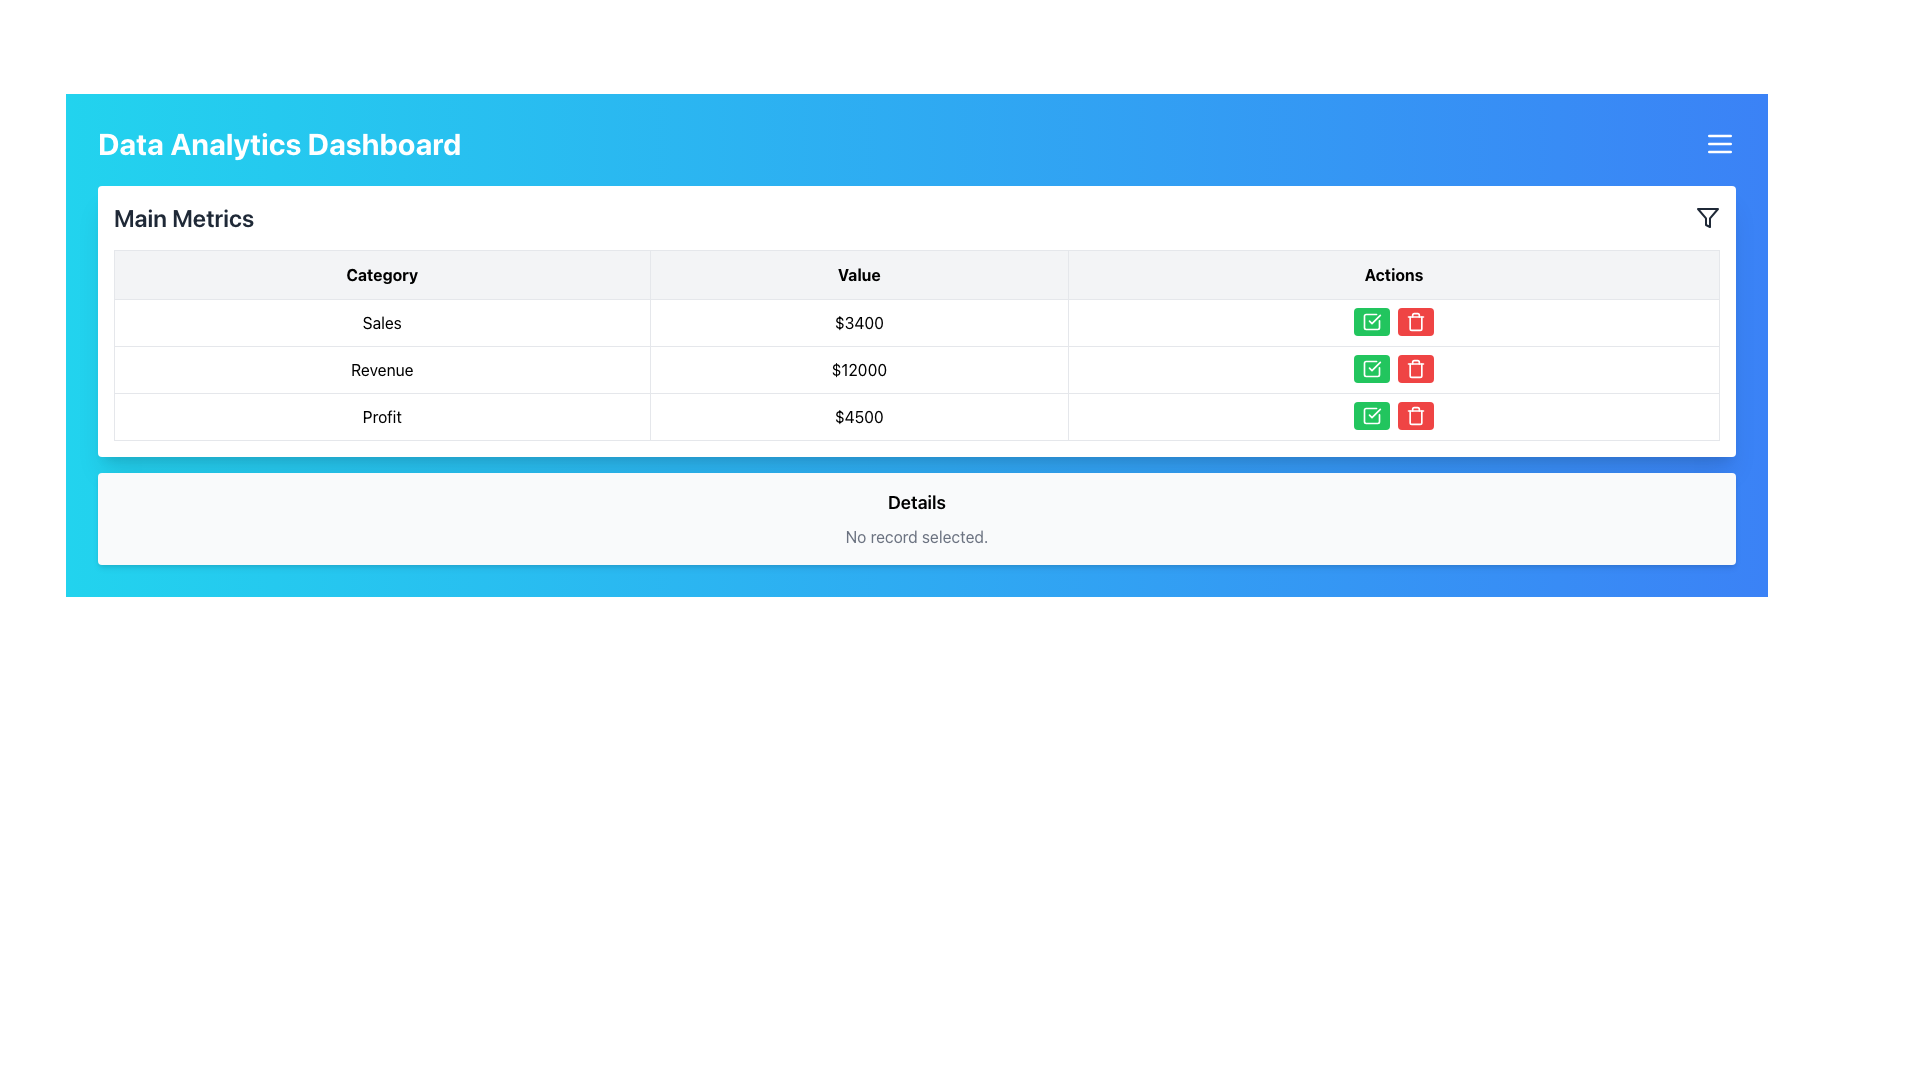  I want to click on the red button with a trash can icon located in the second position under the 'Actions' column of the 'Revenue' metric to trigger its hover styling, so click(1415, 369).